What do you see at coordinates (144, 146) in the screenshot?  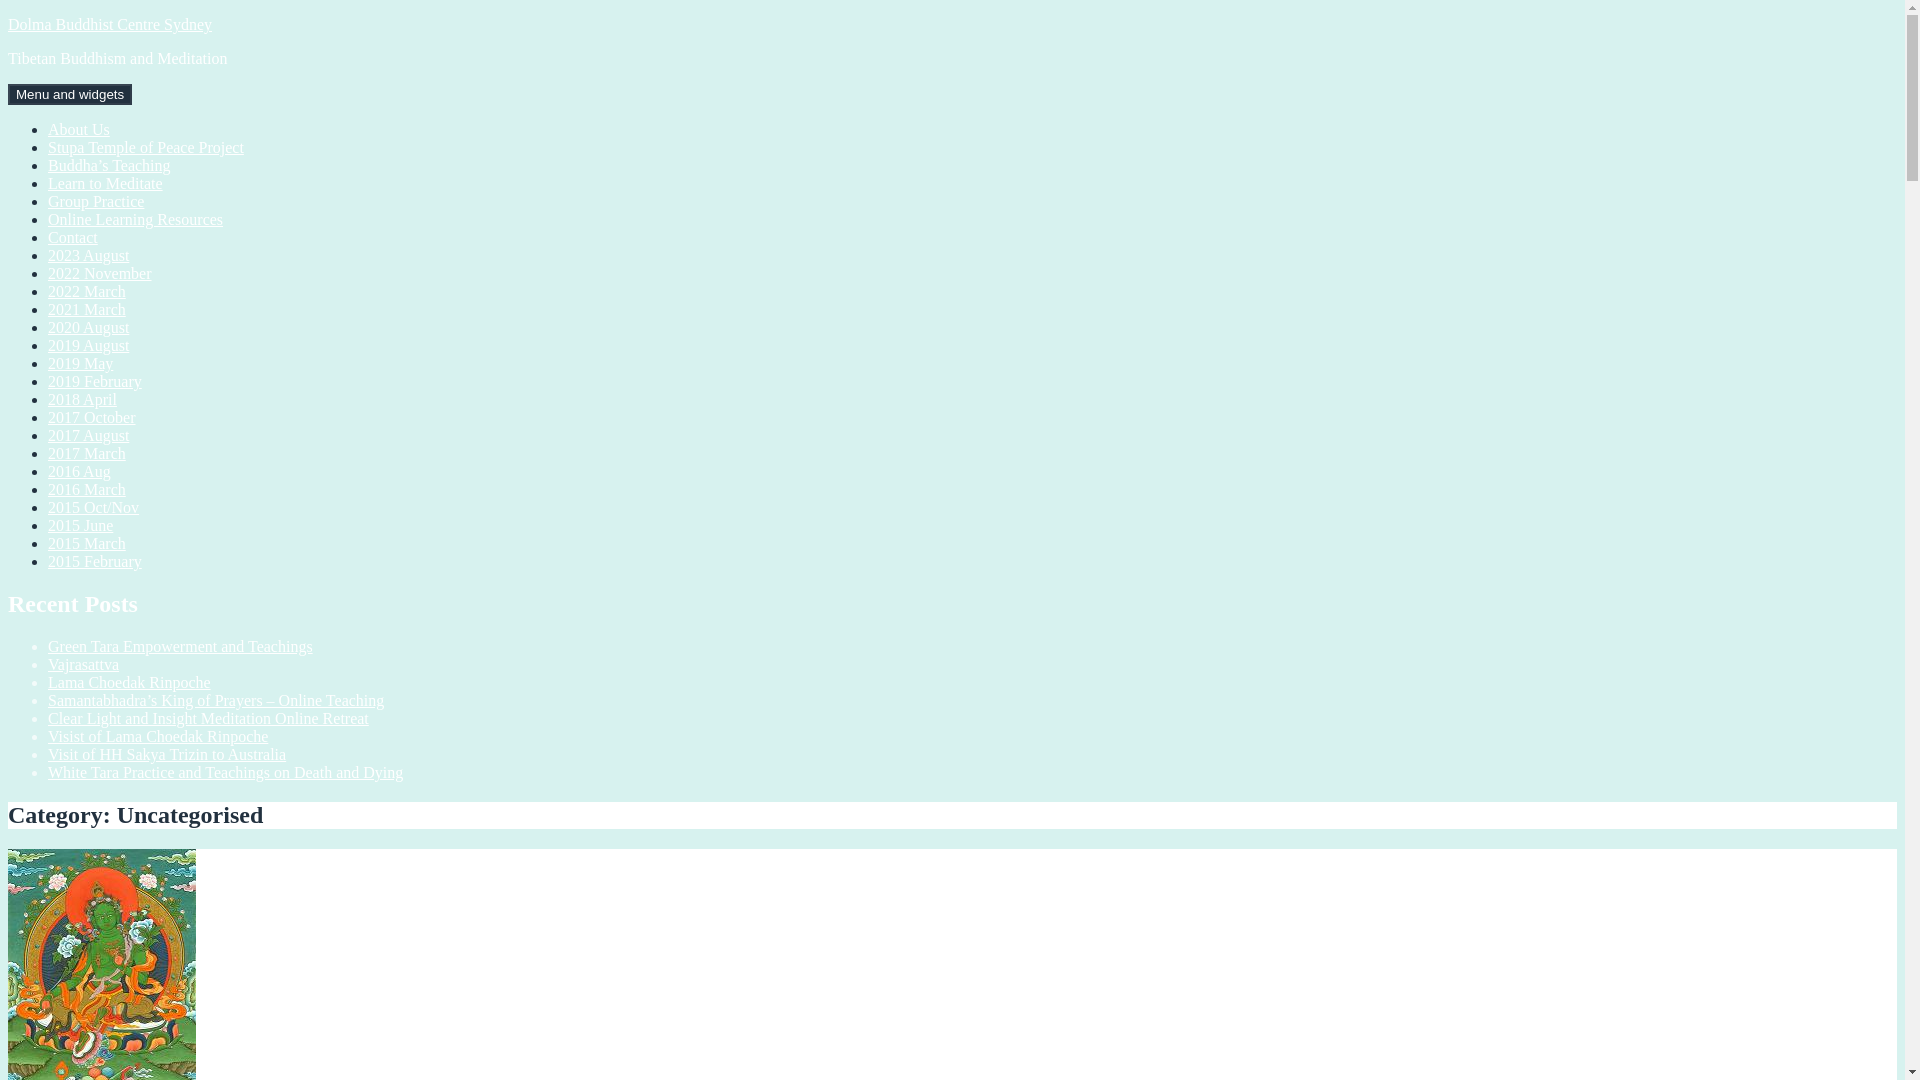 I see `'Stupa Temple of Peace Project'` at bounding box center [144, 146].